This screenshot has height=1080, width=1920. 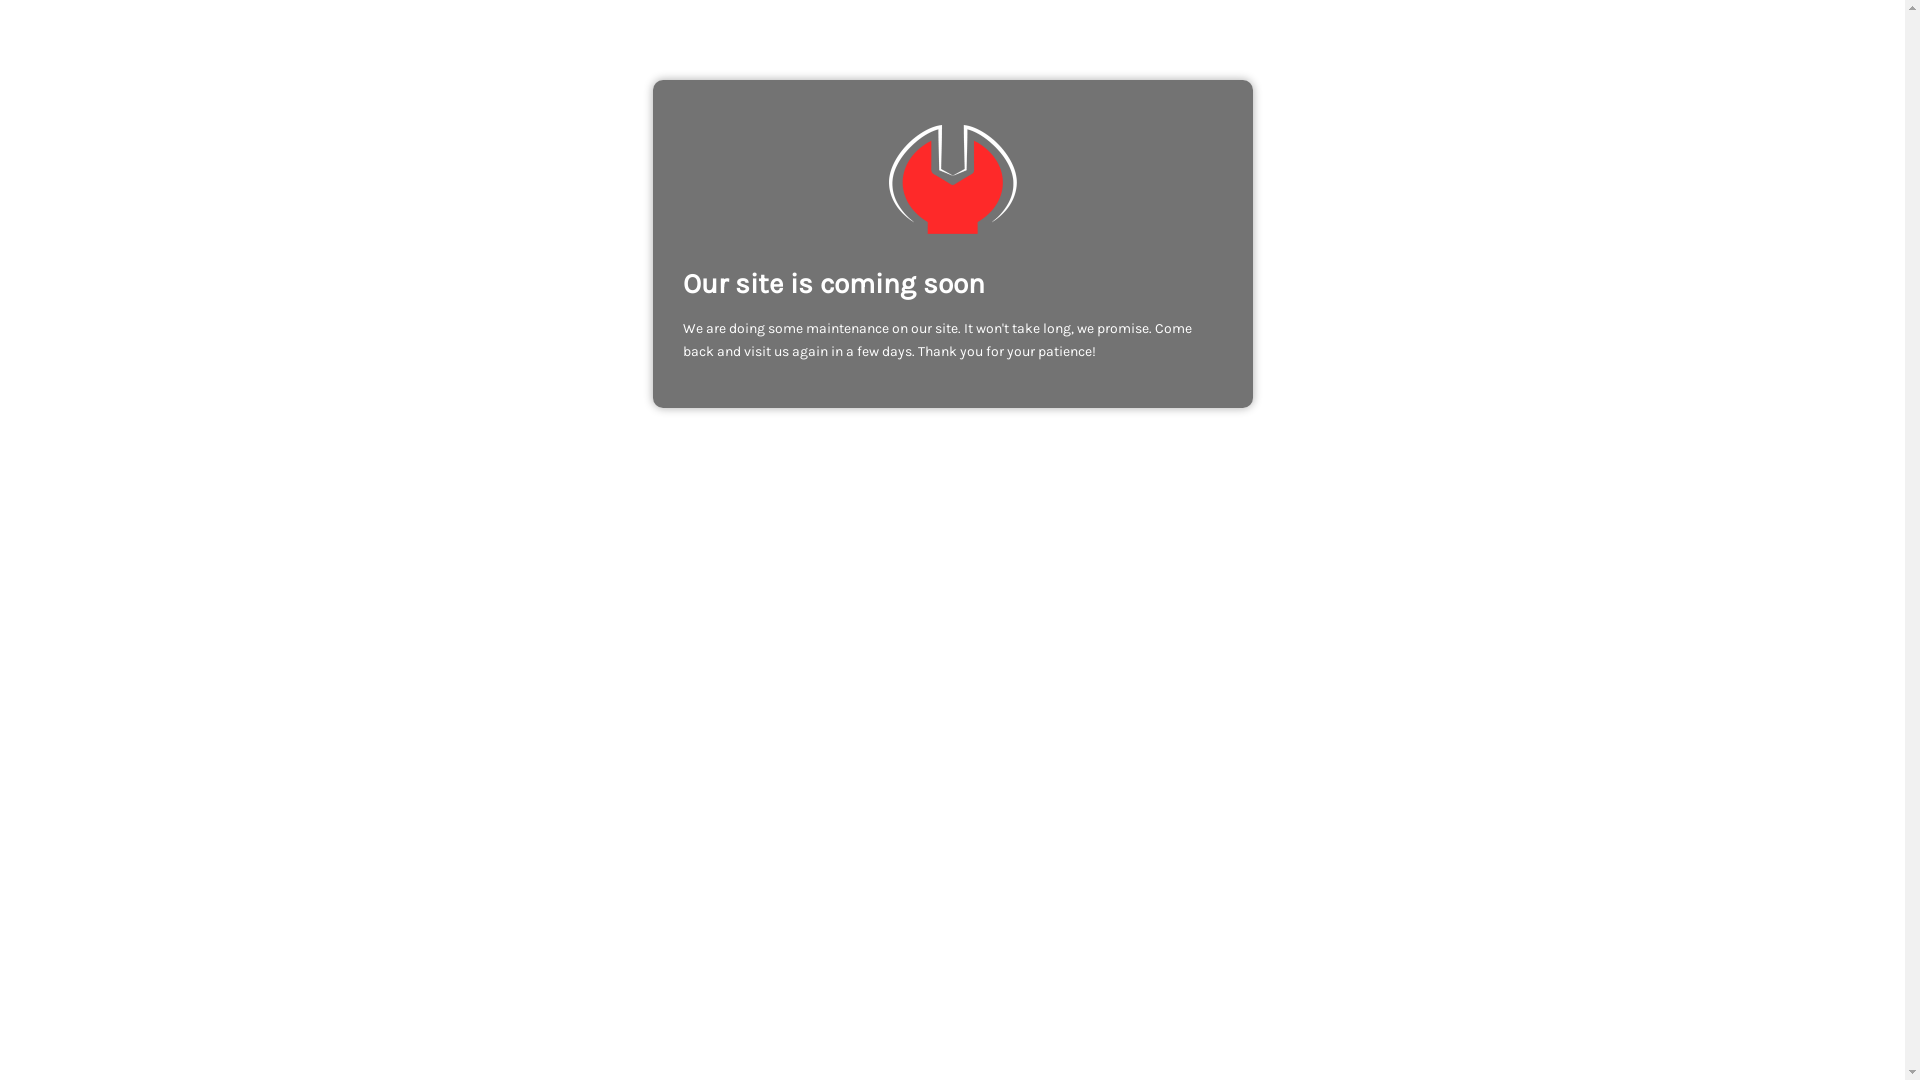 What do you see at coordinates (950, 178) in the screenshot?
I see `'123casino.be'` at bounding box center [950, 178].